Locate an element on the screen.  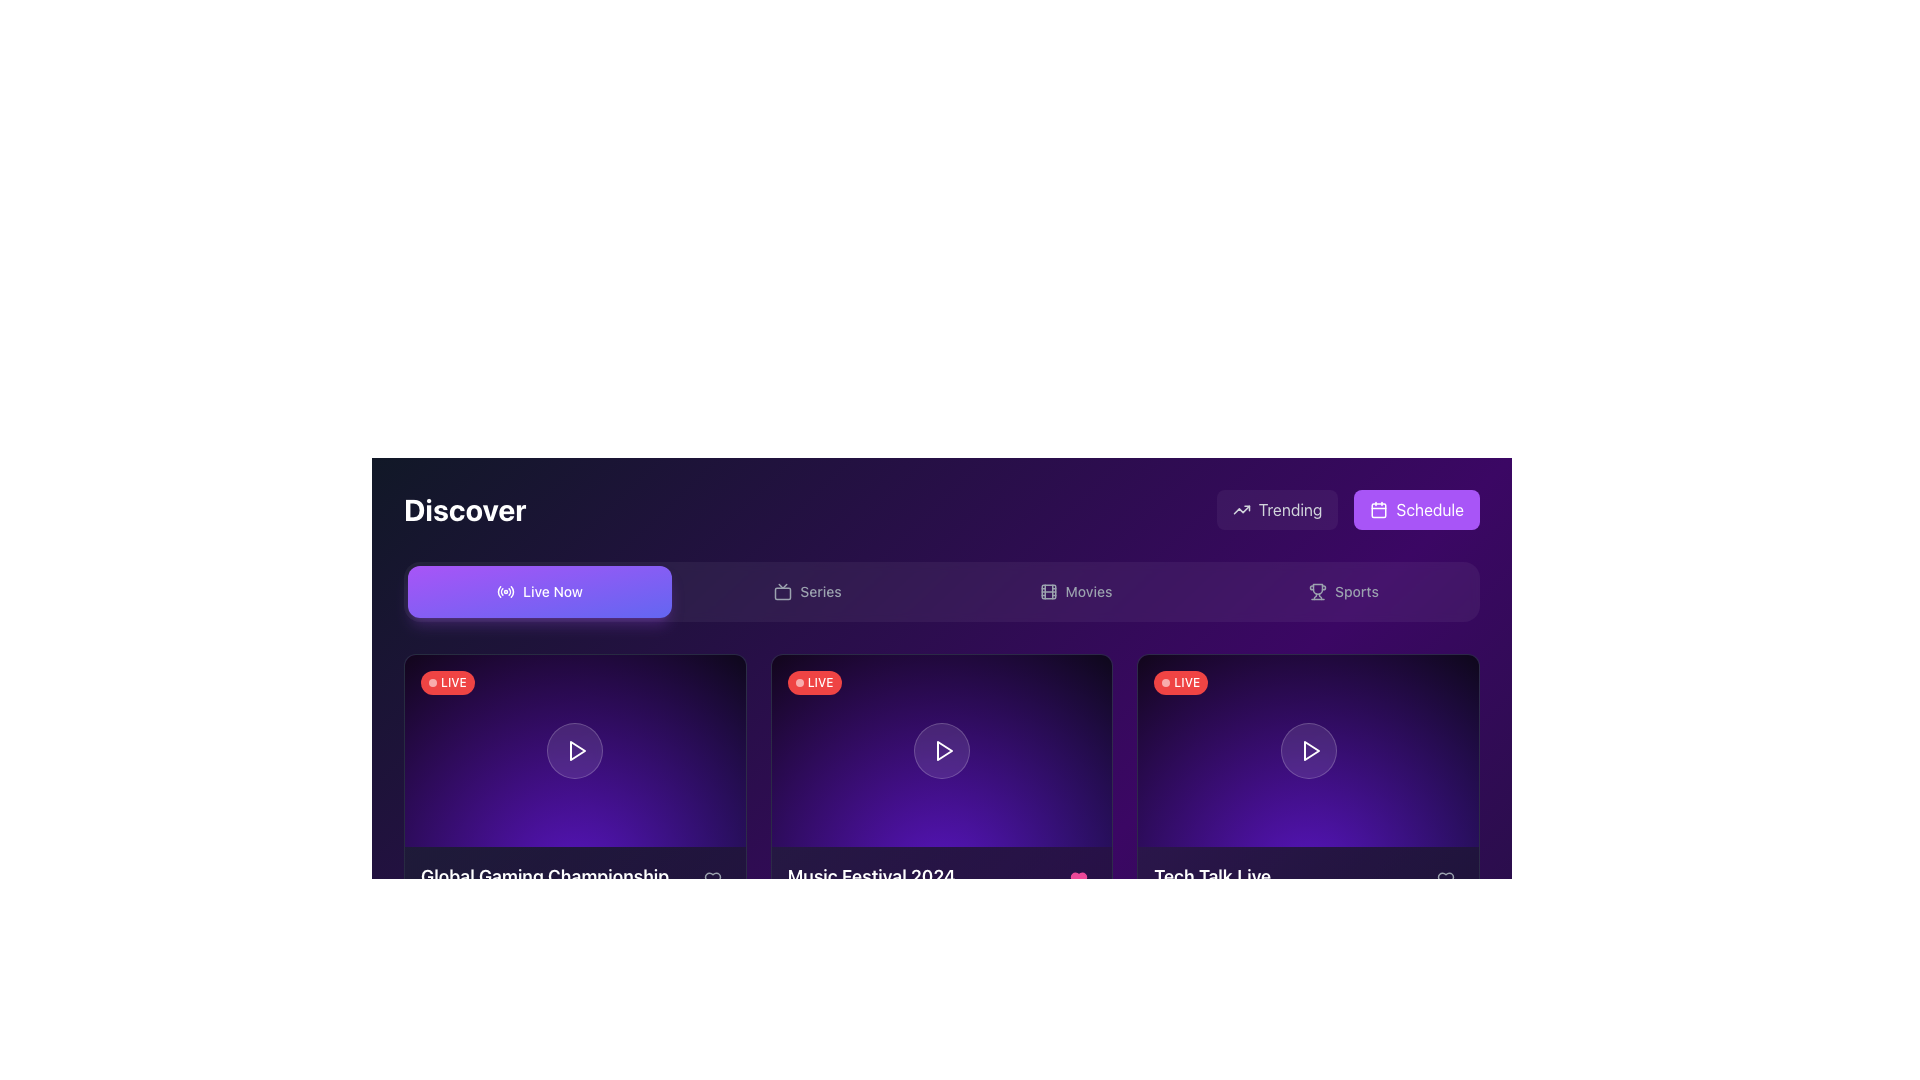
the play button, represented as a triangular icon is located at coordinates (943, 750).